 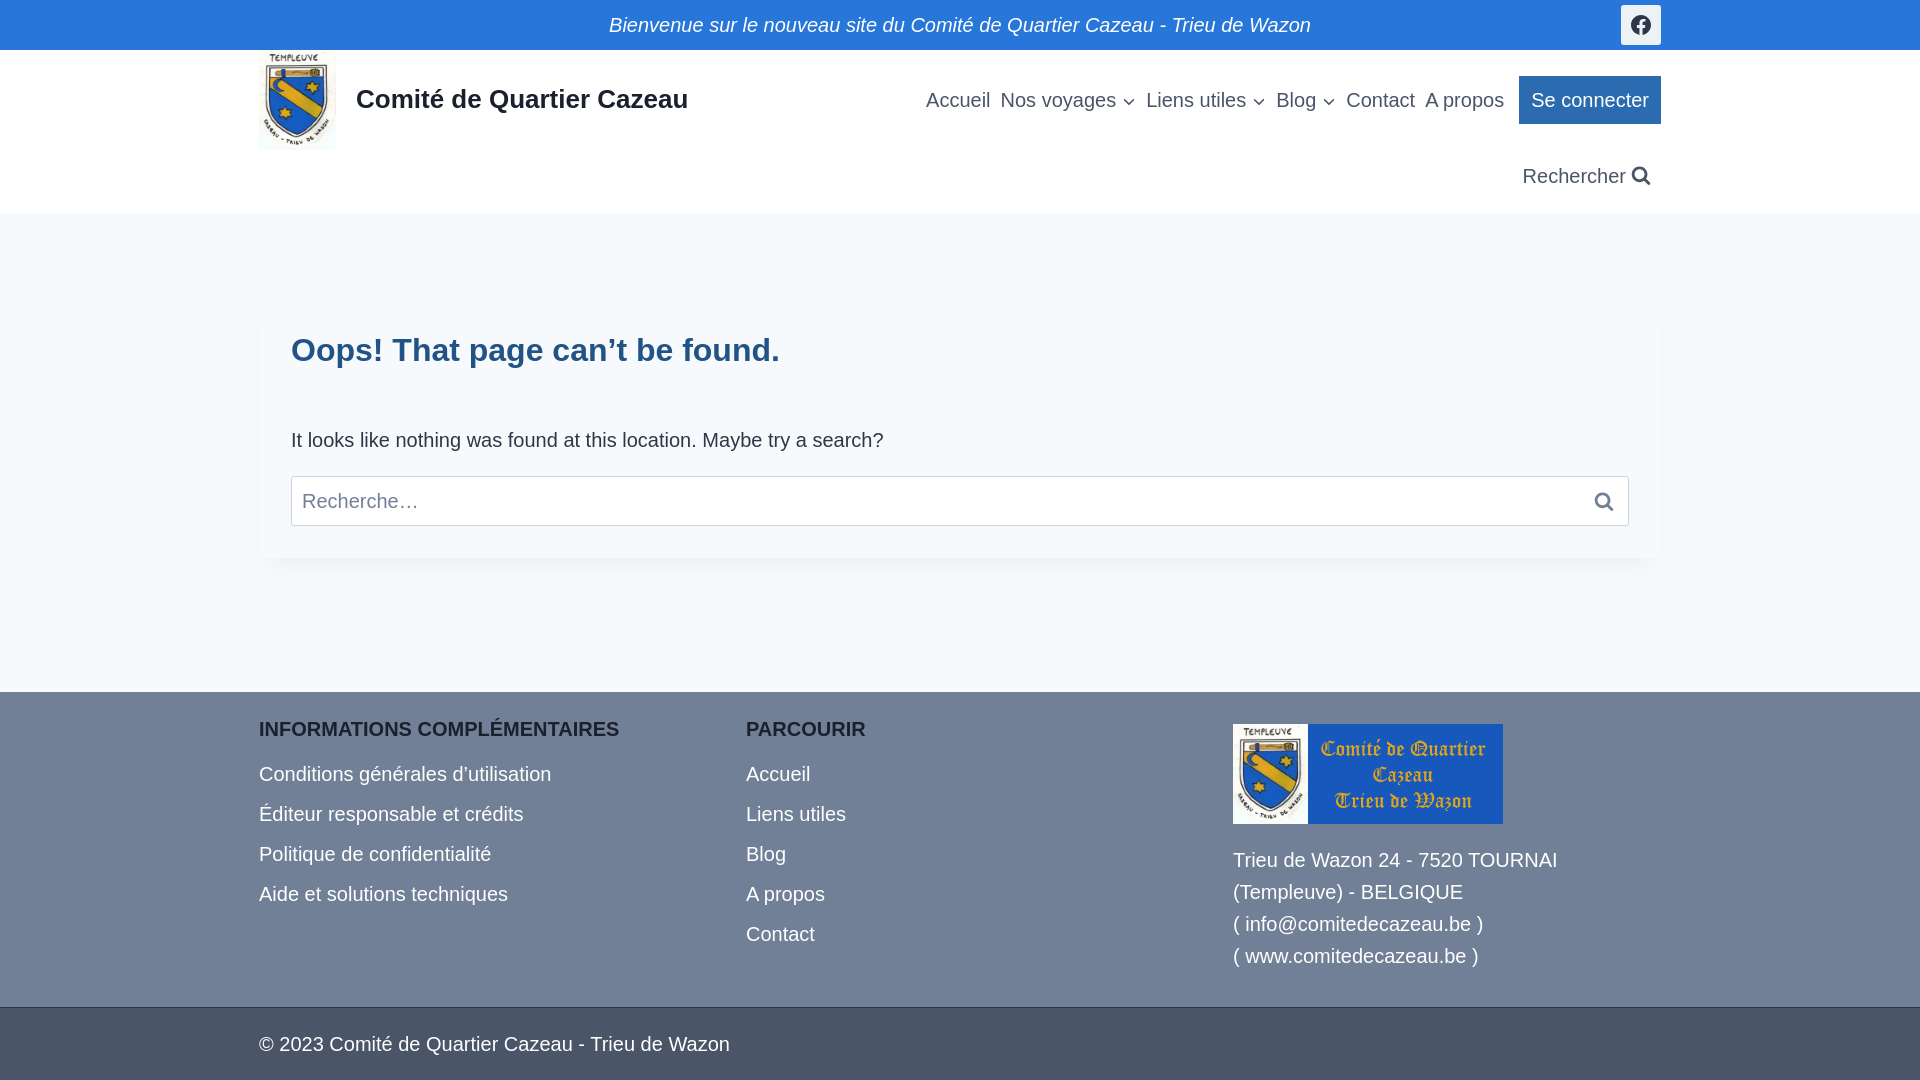 I want to click on 'Rechercher', so click(x=1586, y=175).